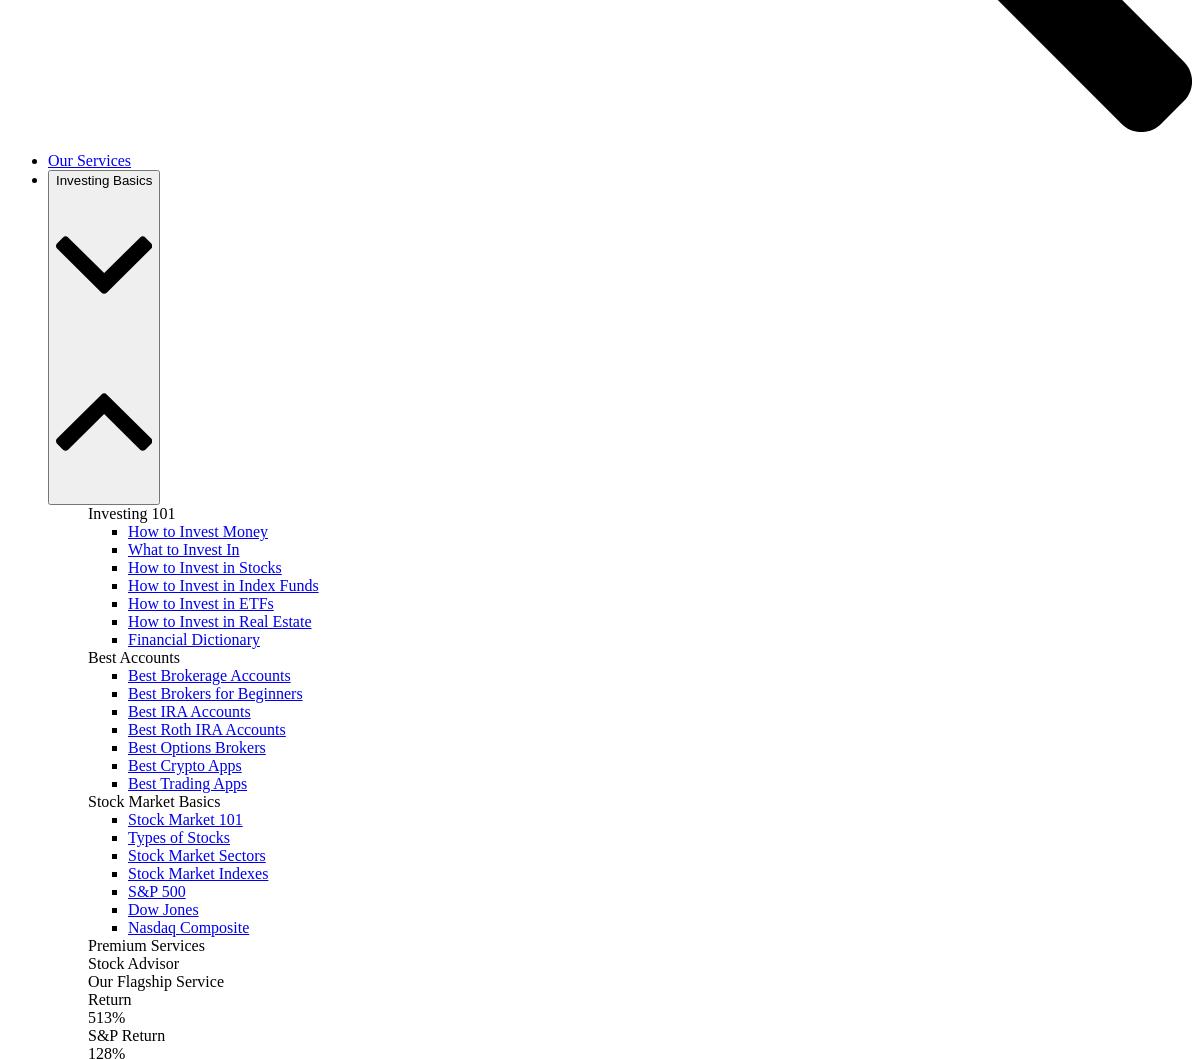 The image size is (1200, 1059). Describe the element at coordinates (133, 962) in the screenshot. I see `'Stock Advisor'` at that location.